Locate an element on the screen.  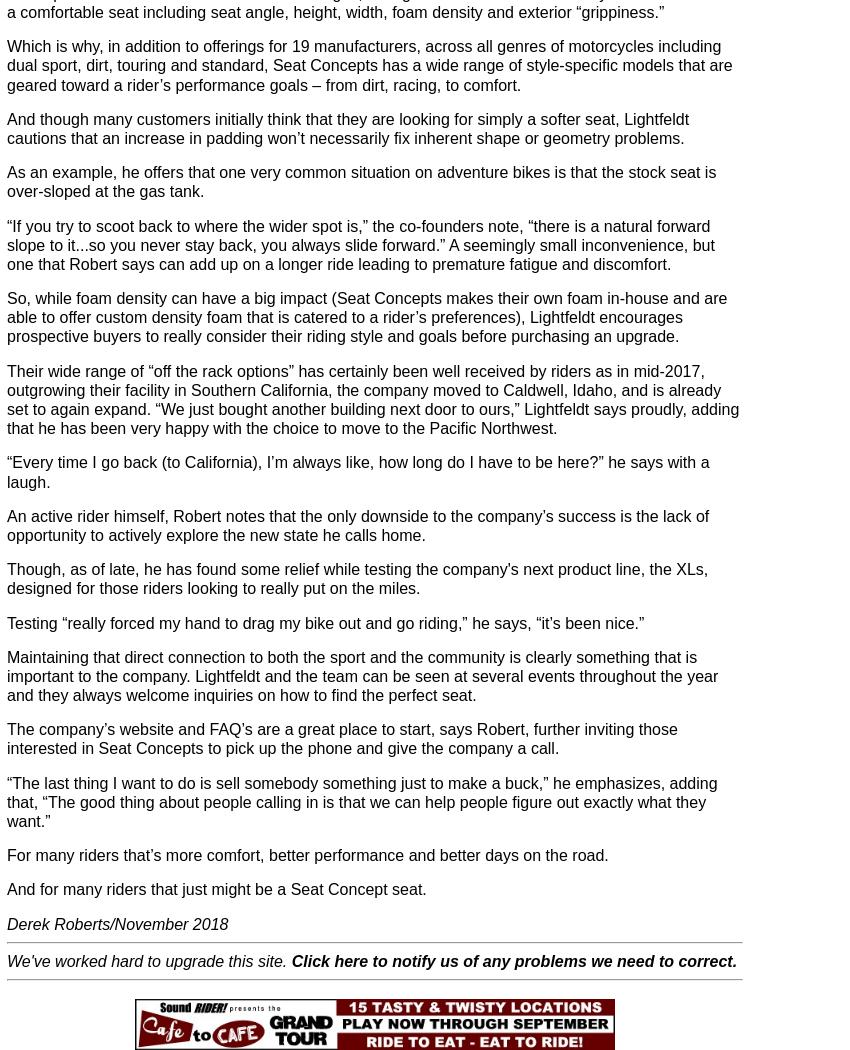
'“Every time I go back (to California), I’m always like, how long do I have
    to be here?” he says with a laugh.' is located at coordinates (357, 471).